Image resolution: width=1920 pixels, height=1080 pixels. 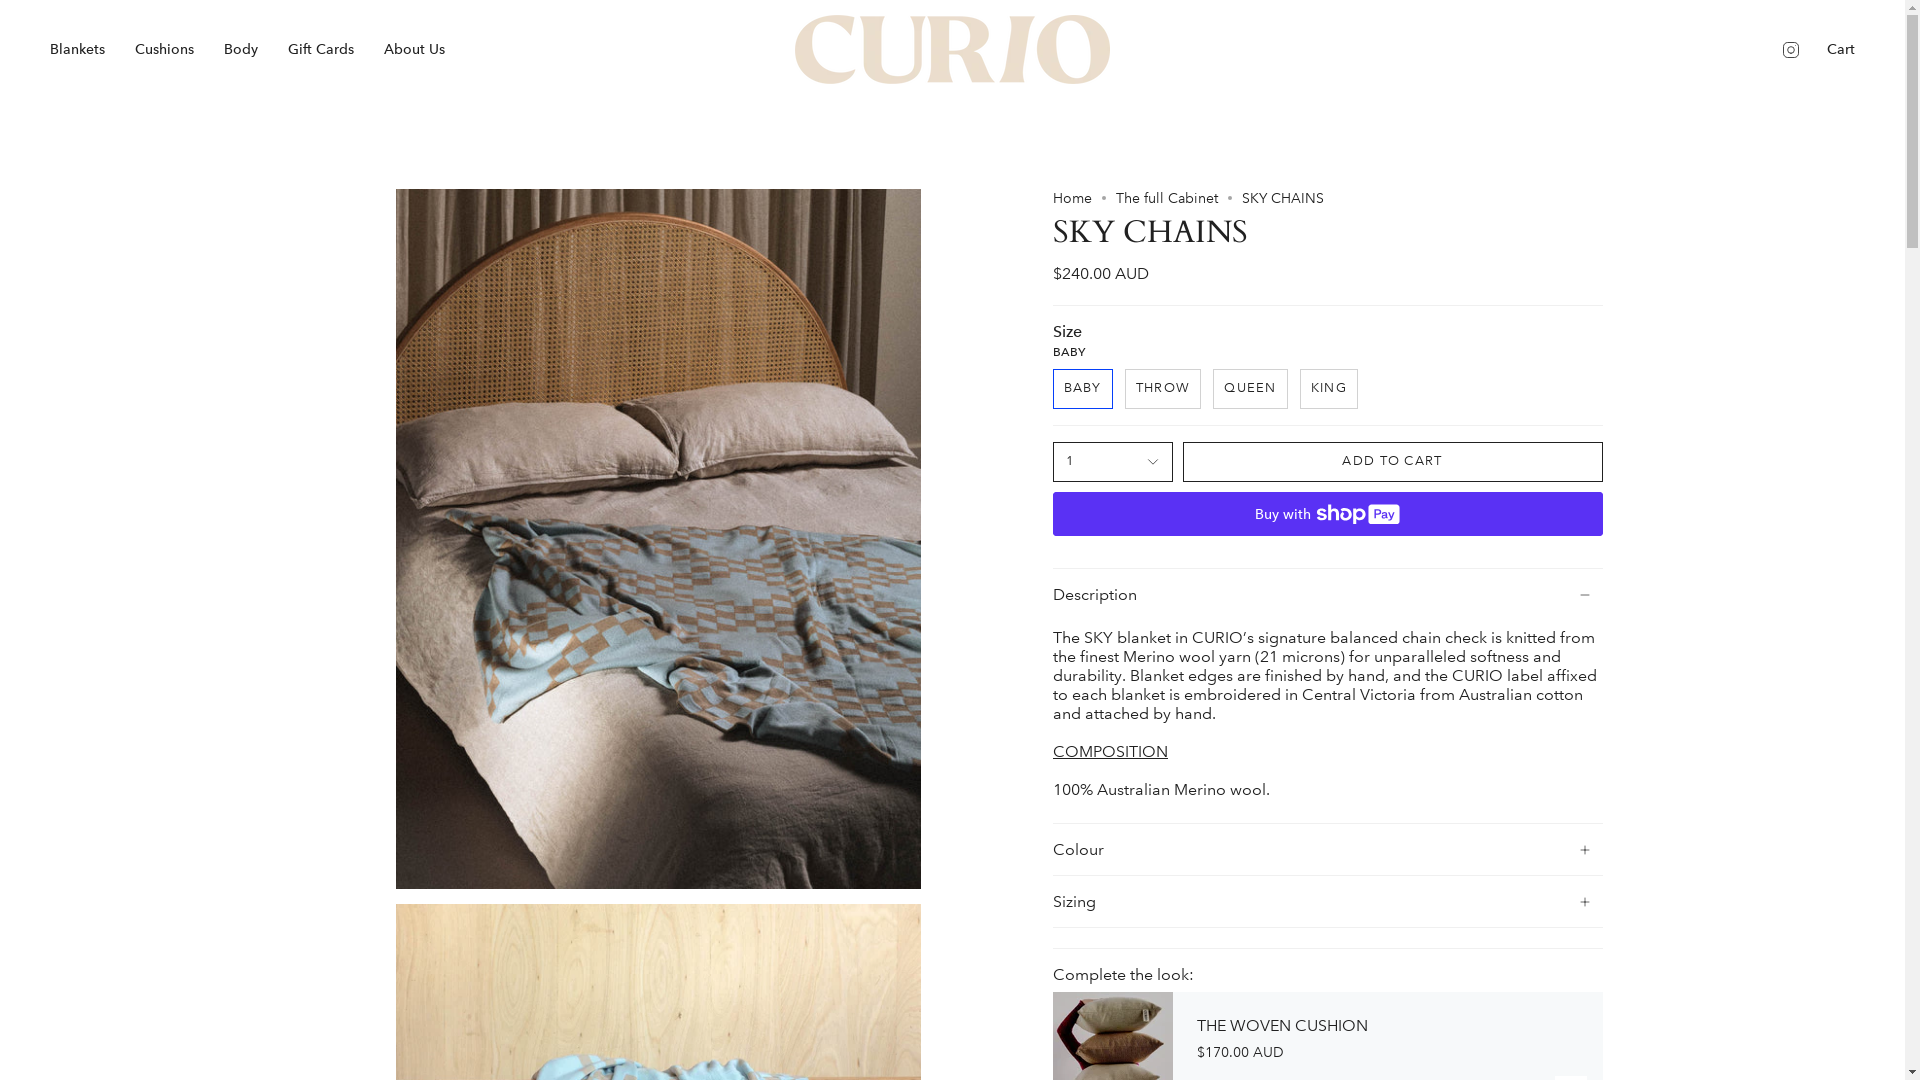 What do you see at coordinates (1195, 1037) in the screenshot?
I see `'THE WOVEN CUSHION` at bounding box center [1195, 1037].